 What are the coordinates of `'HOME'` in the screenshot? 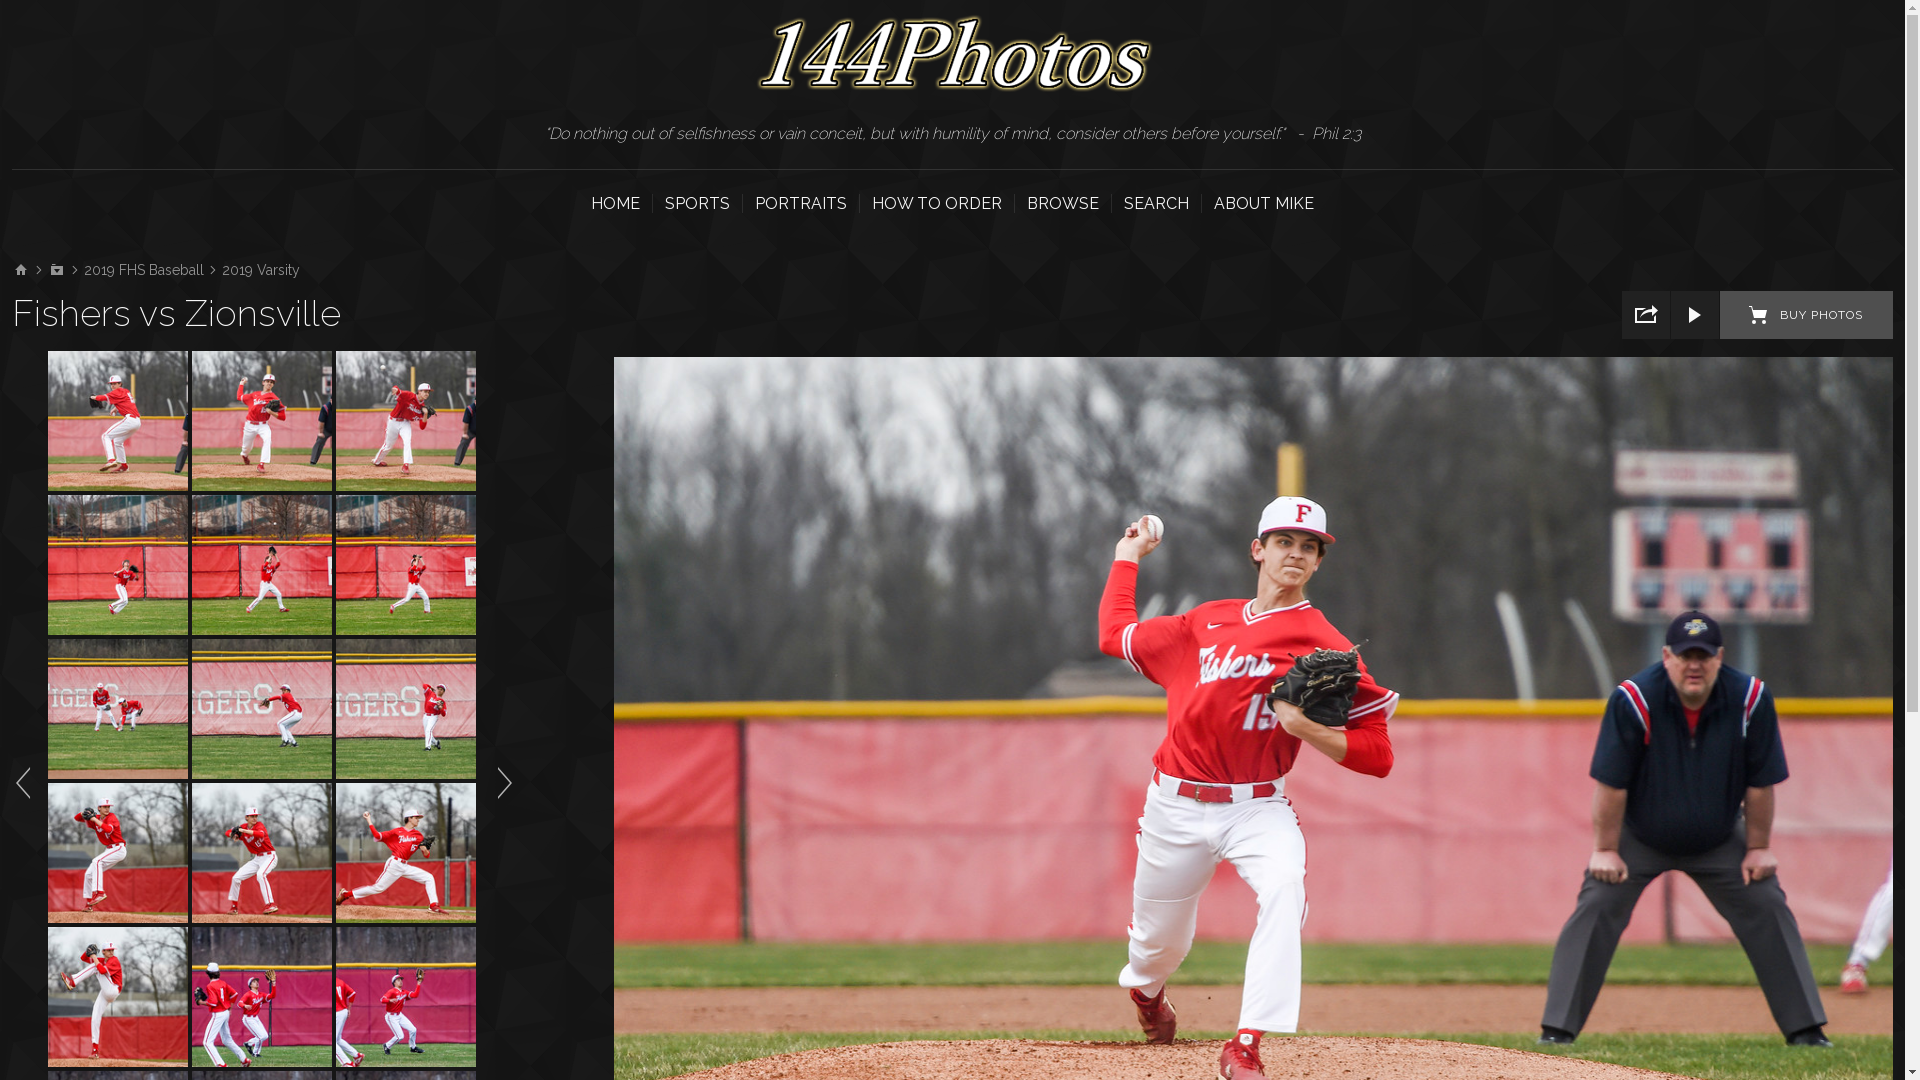 It's located at (589, 203).